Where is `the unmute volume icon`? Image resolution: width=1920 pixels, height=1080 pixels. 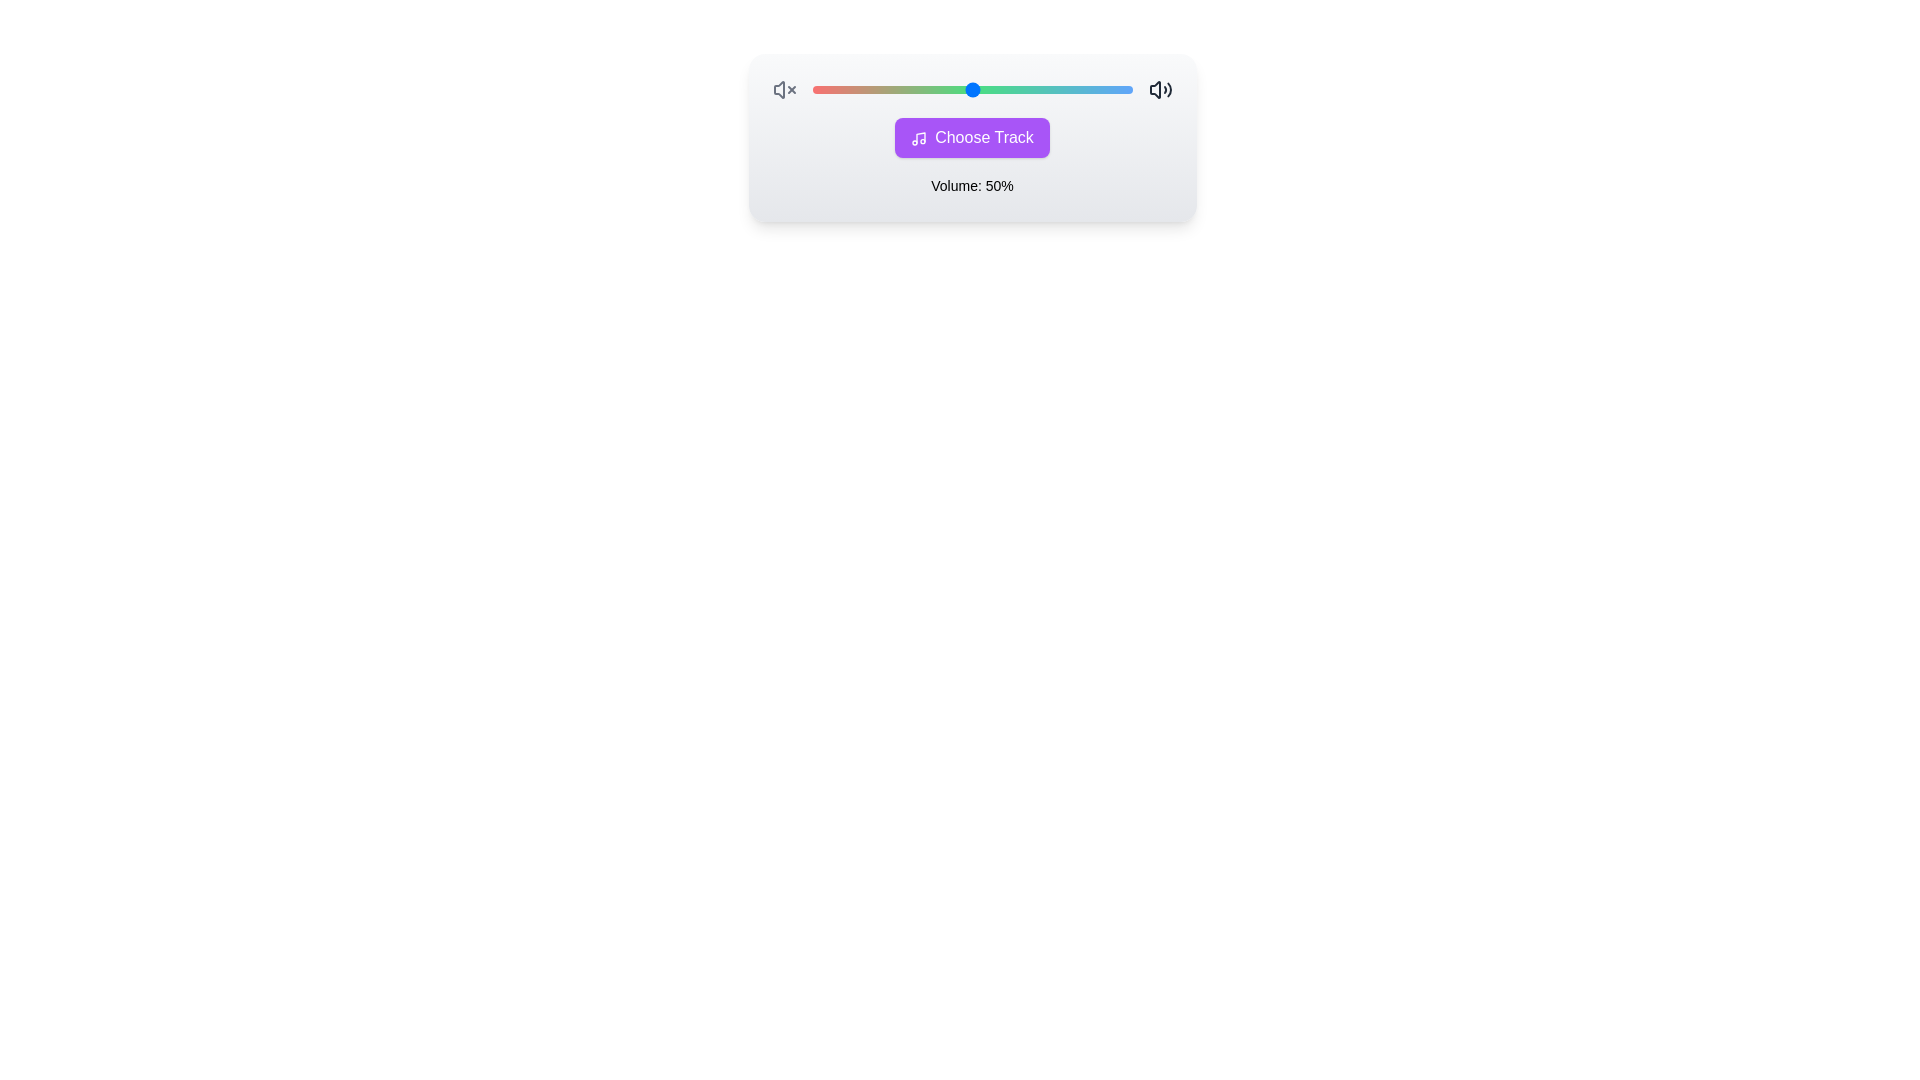 the unmute volume icon is located at coordinates (1160, 88).